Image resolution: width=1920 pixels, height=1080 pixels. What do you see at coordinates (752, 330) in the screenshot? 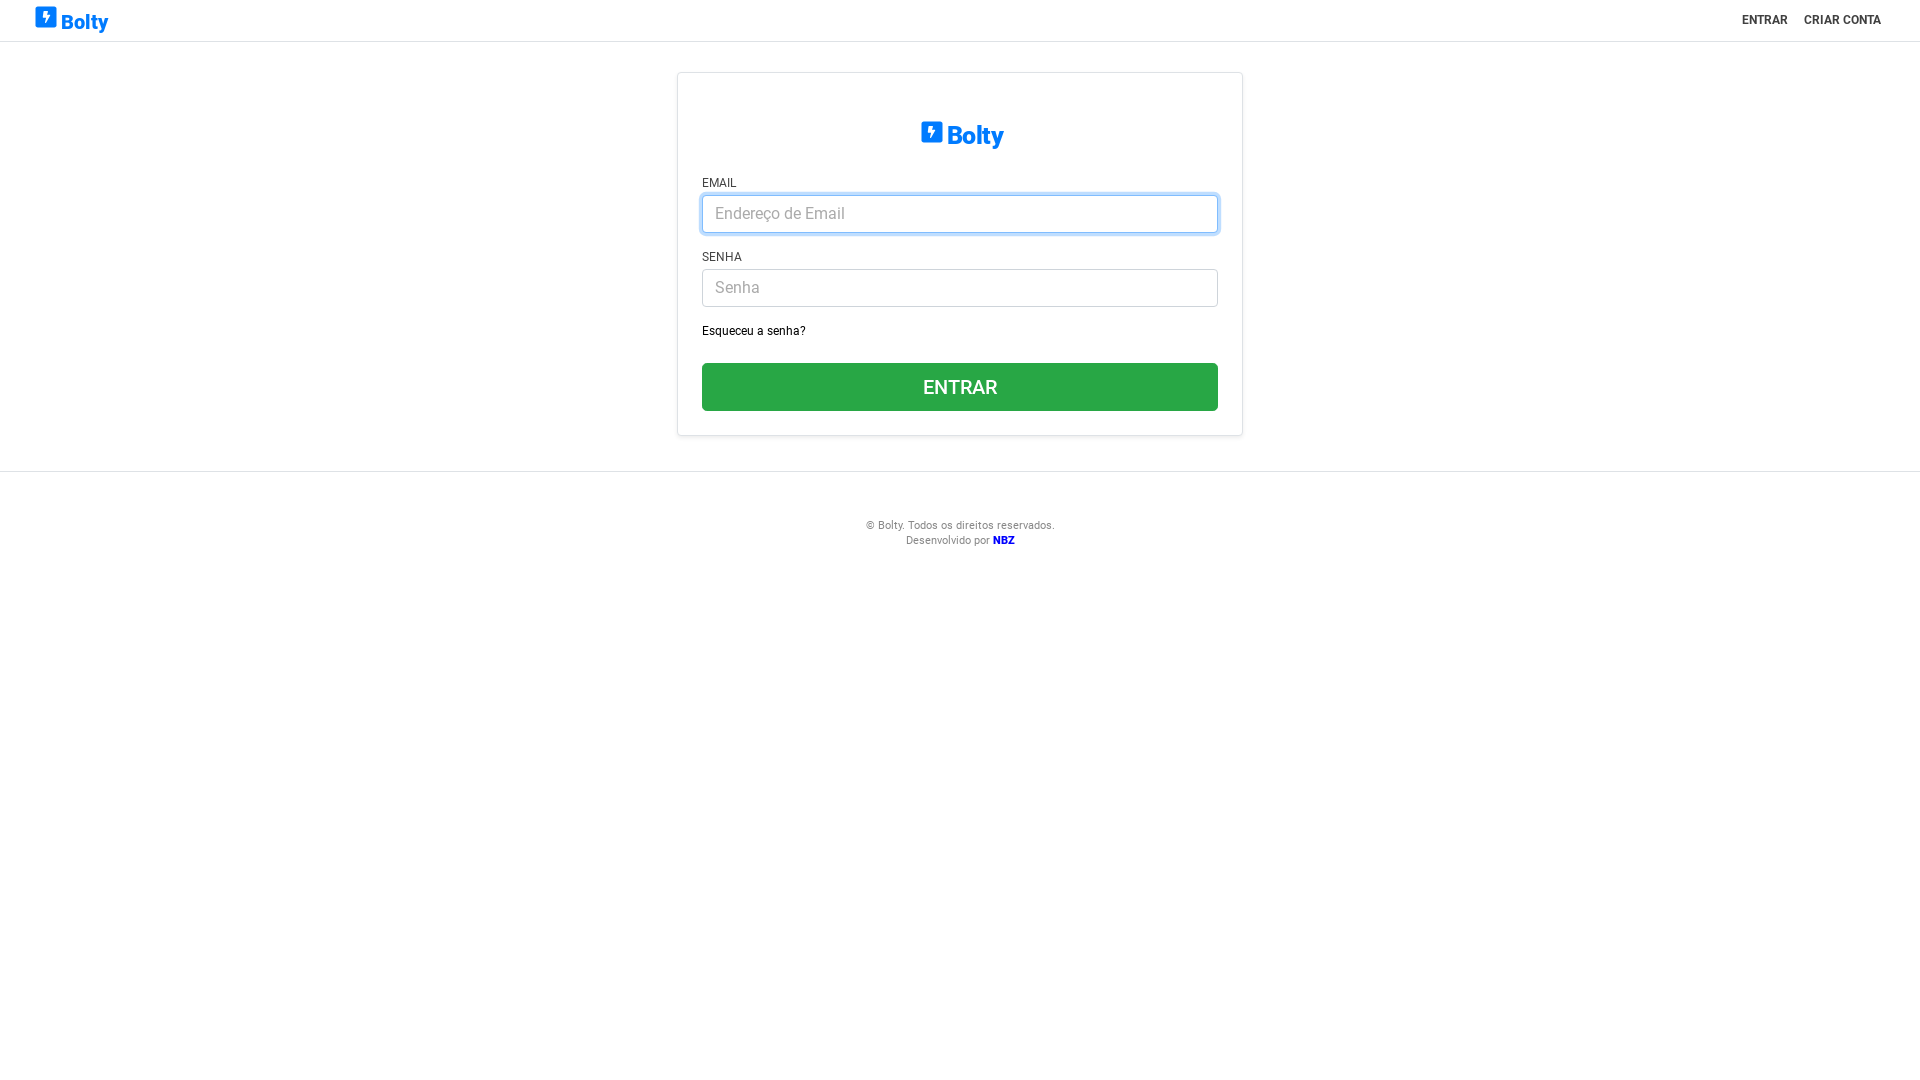
I see `'Esqueceu a senha?'` at bounding box center [752, 330].